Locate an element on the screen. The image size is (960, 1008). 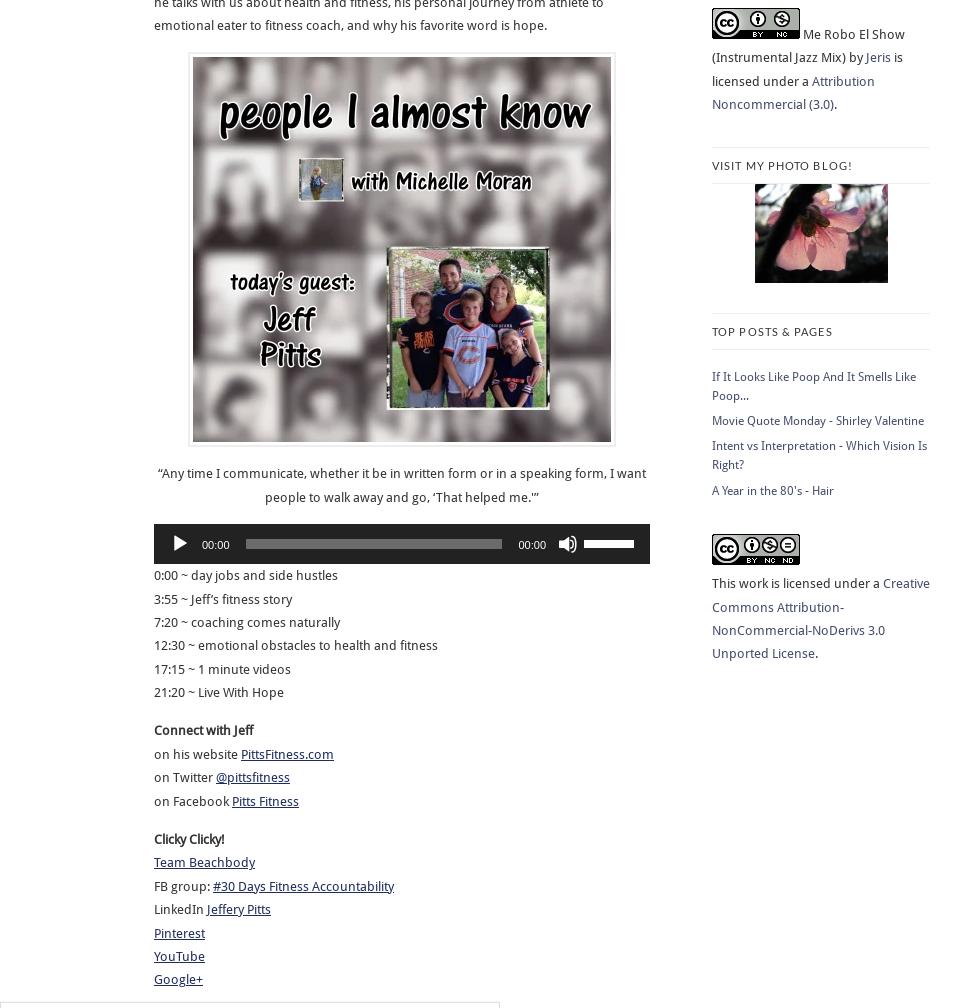
'#30 Days Fitness Accountability' is located at coordinates (303, 885).